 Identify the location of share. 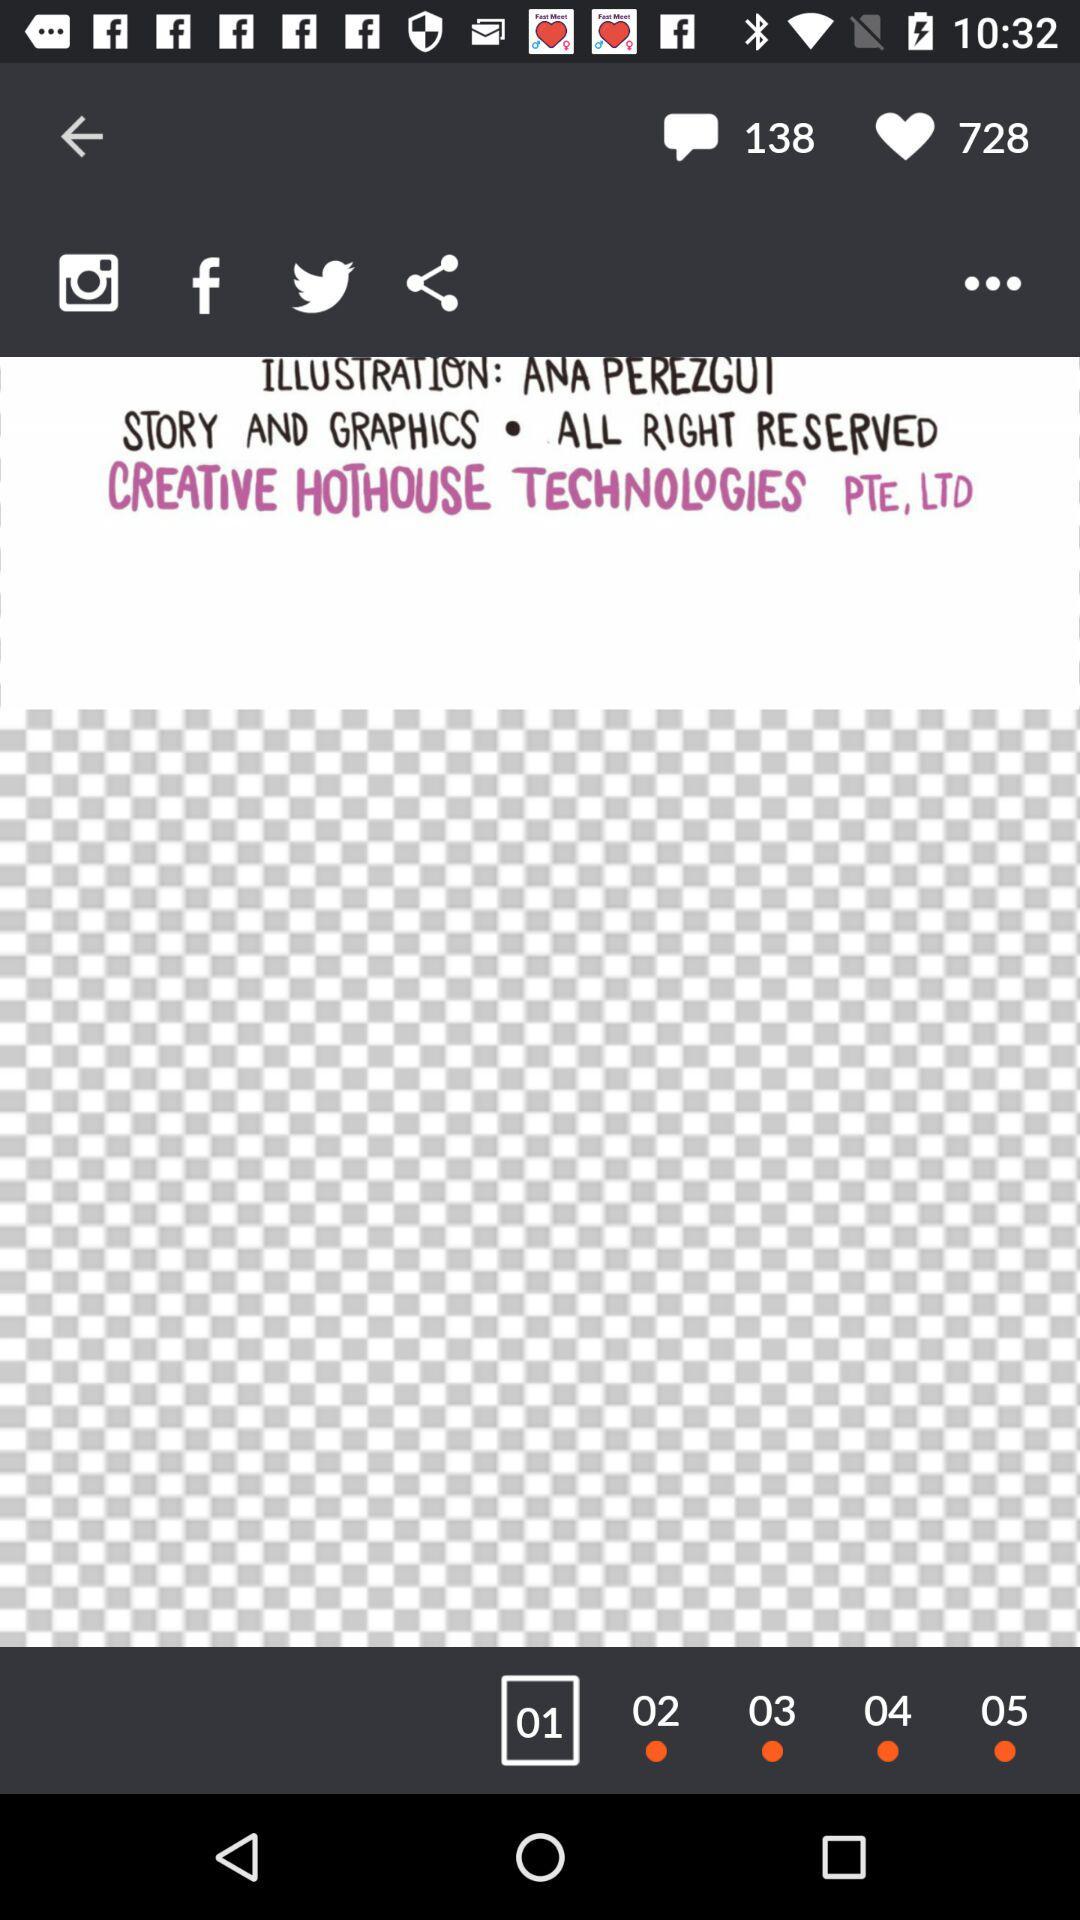
(431, 282).